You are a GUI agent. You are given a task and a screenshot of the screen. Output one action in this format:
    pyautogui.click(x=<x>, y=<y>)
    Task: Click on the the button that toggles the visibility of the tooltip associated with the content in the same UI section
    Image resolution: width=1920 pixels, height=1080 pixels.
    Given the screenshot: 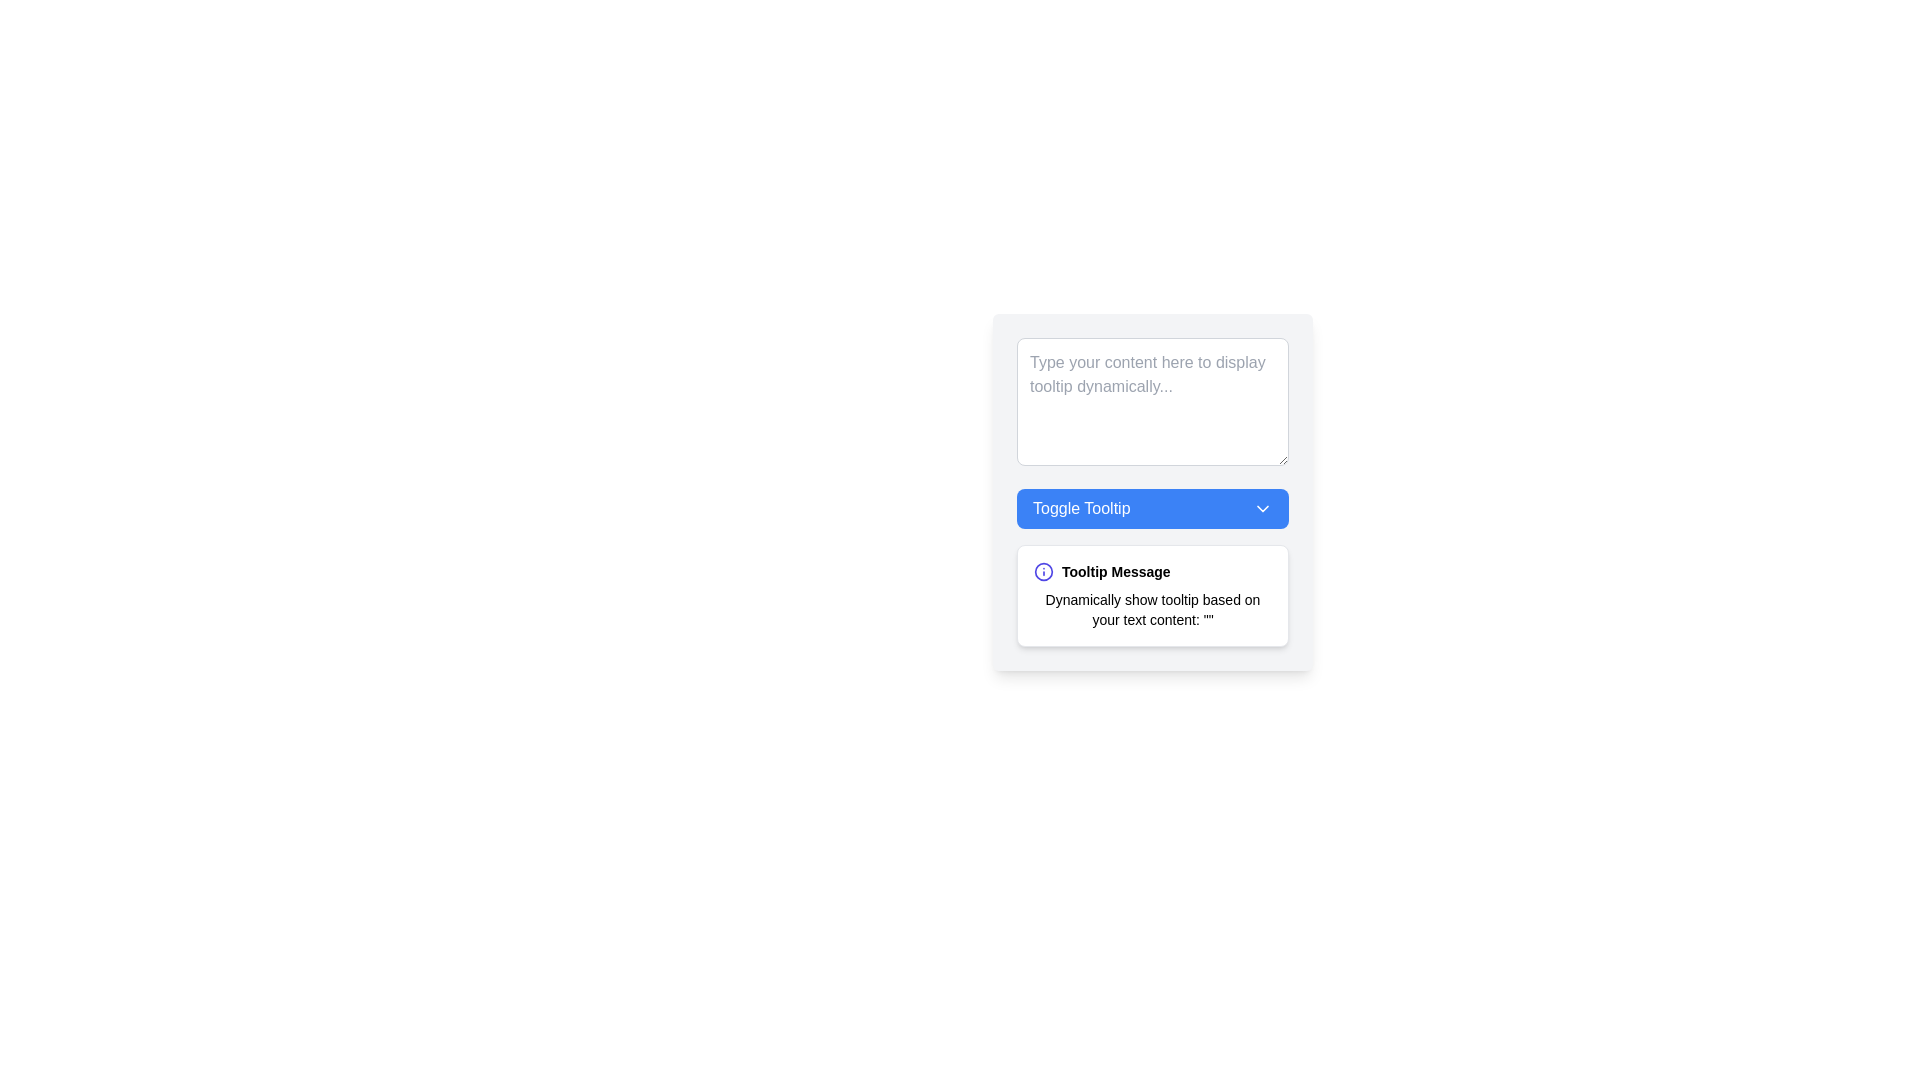 What is the action you would take?
    pyautogui.click(x=1152, y=492)
    